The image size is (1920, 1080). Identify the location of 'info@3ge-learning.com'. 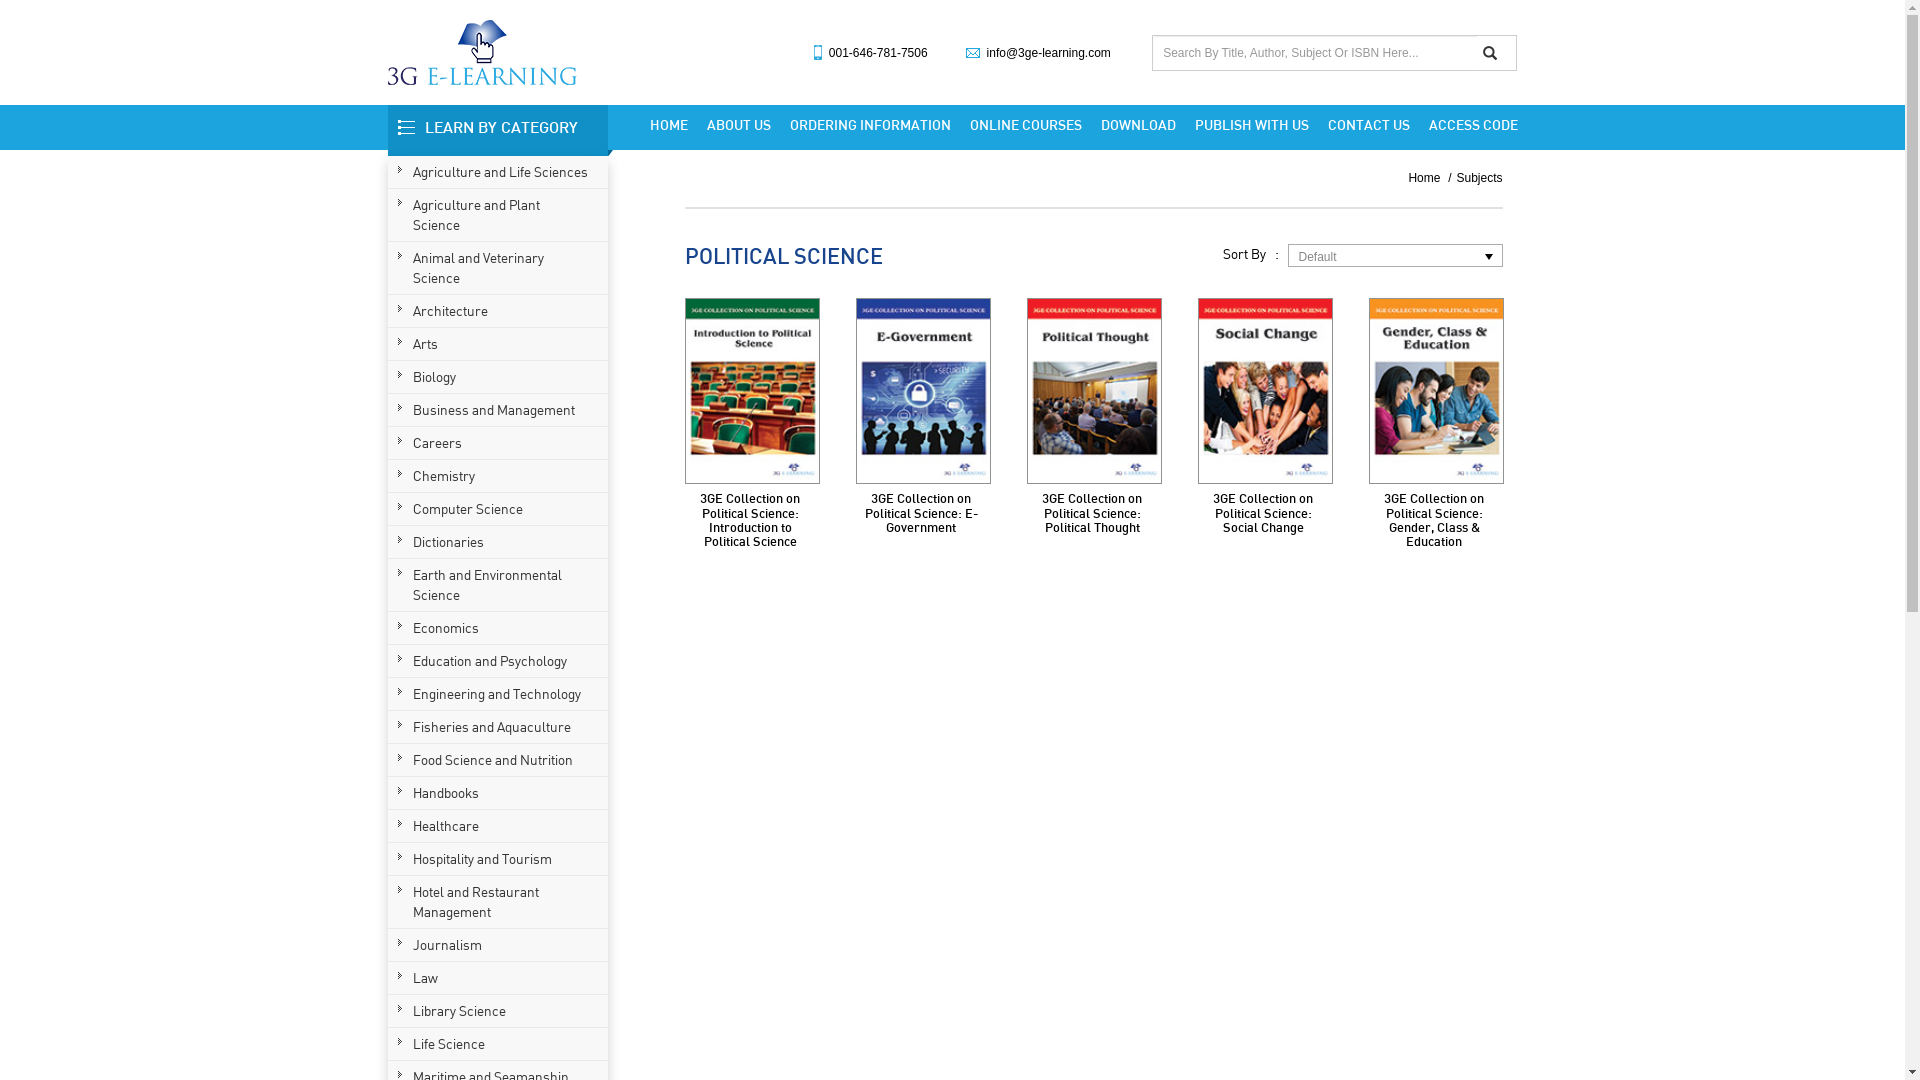
(1048, 52).